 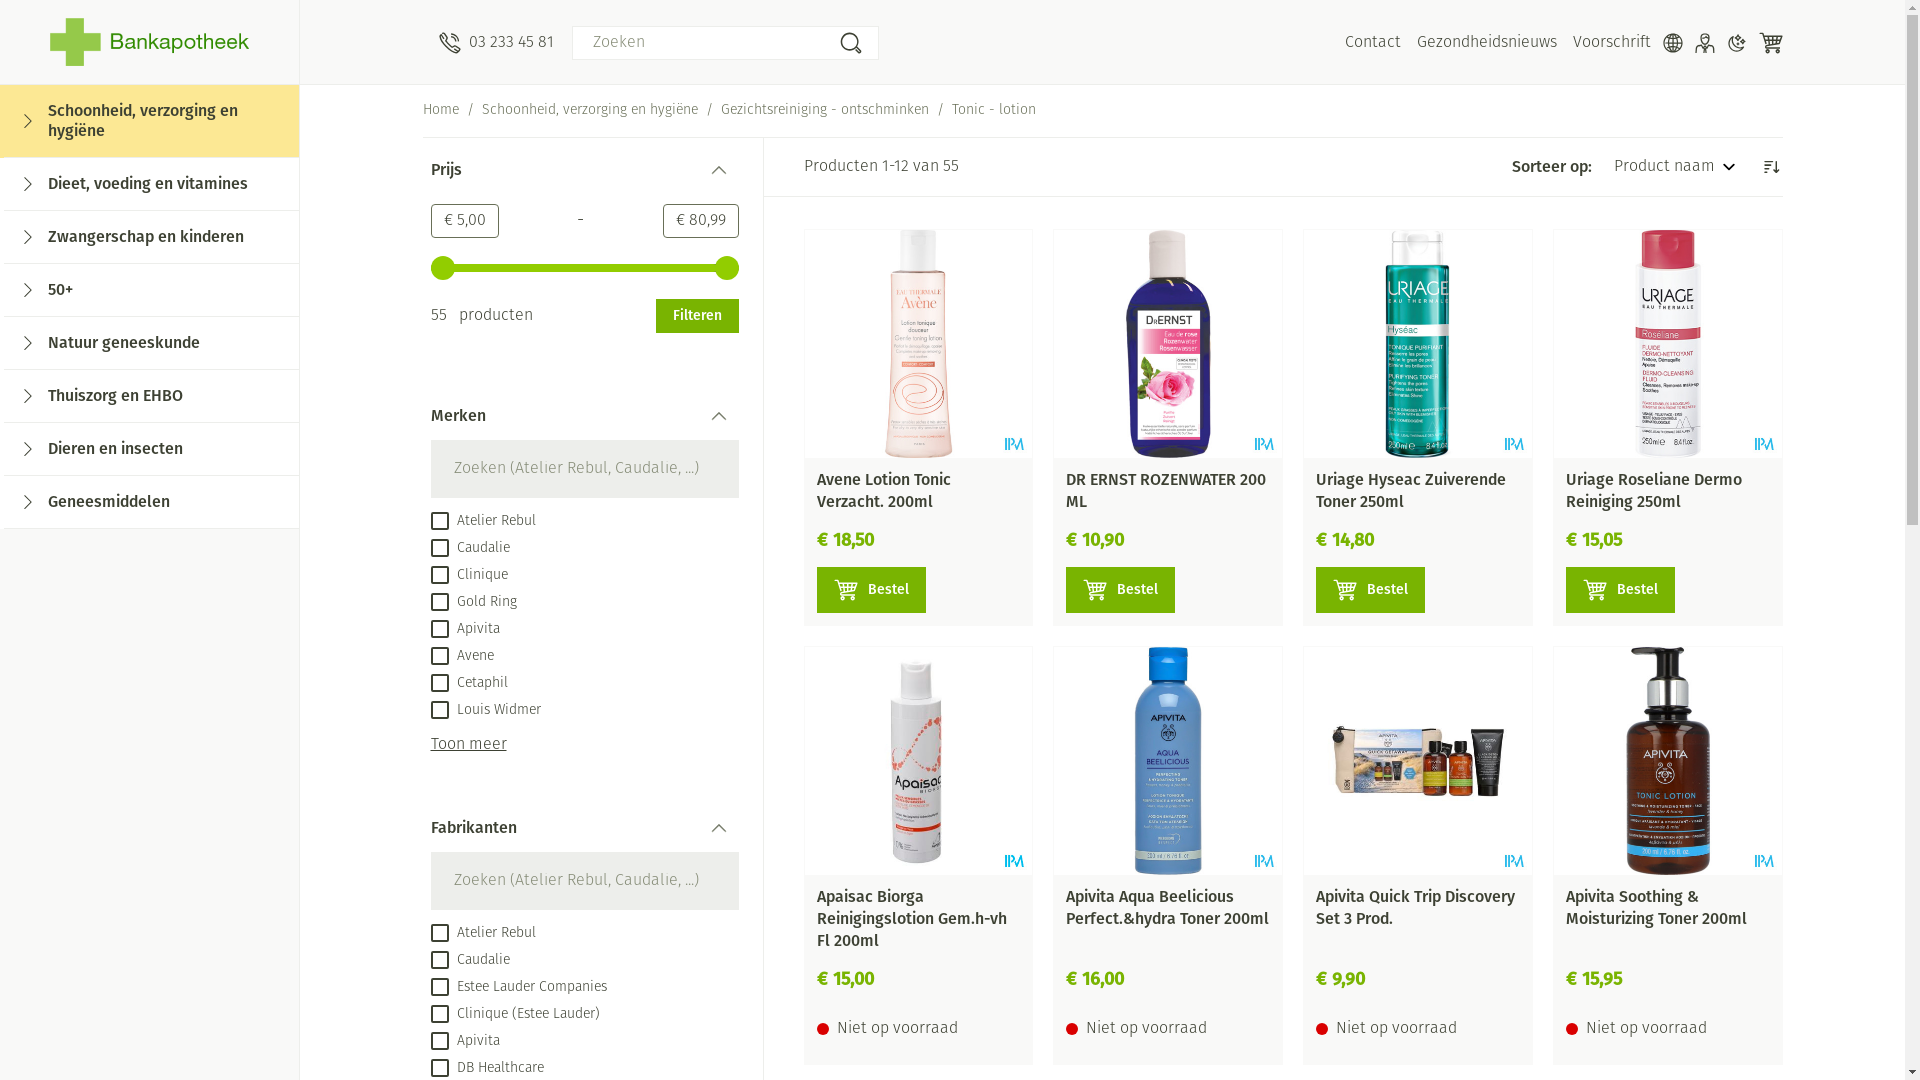 What do you see at coordinates (1611, 42) in the screenshot?
I see `'Voorschrift'` at bounding box center [1611, 42].